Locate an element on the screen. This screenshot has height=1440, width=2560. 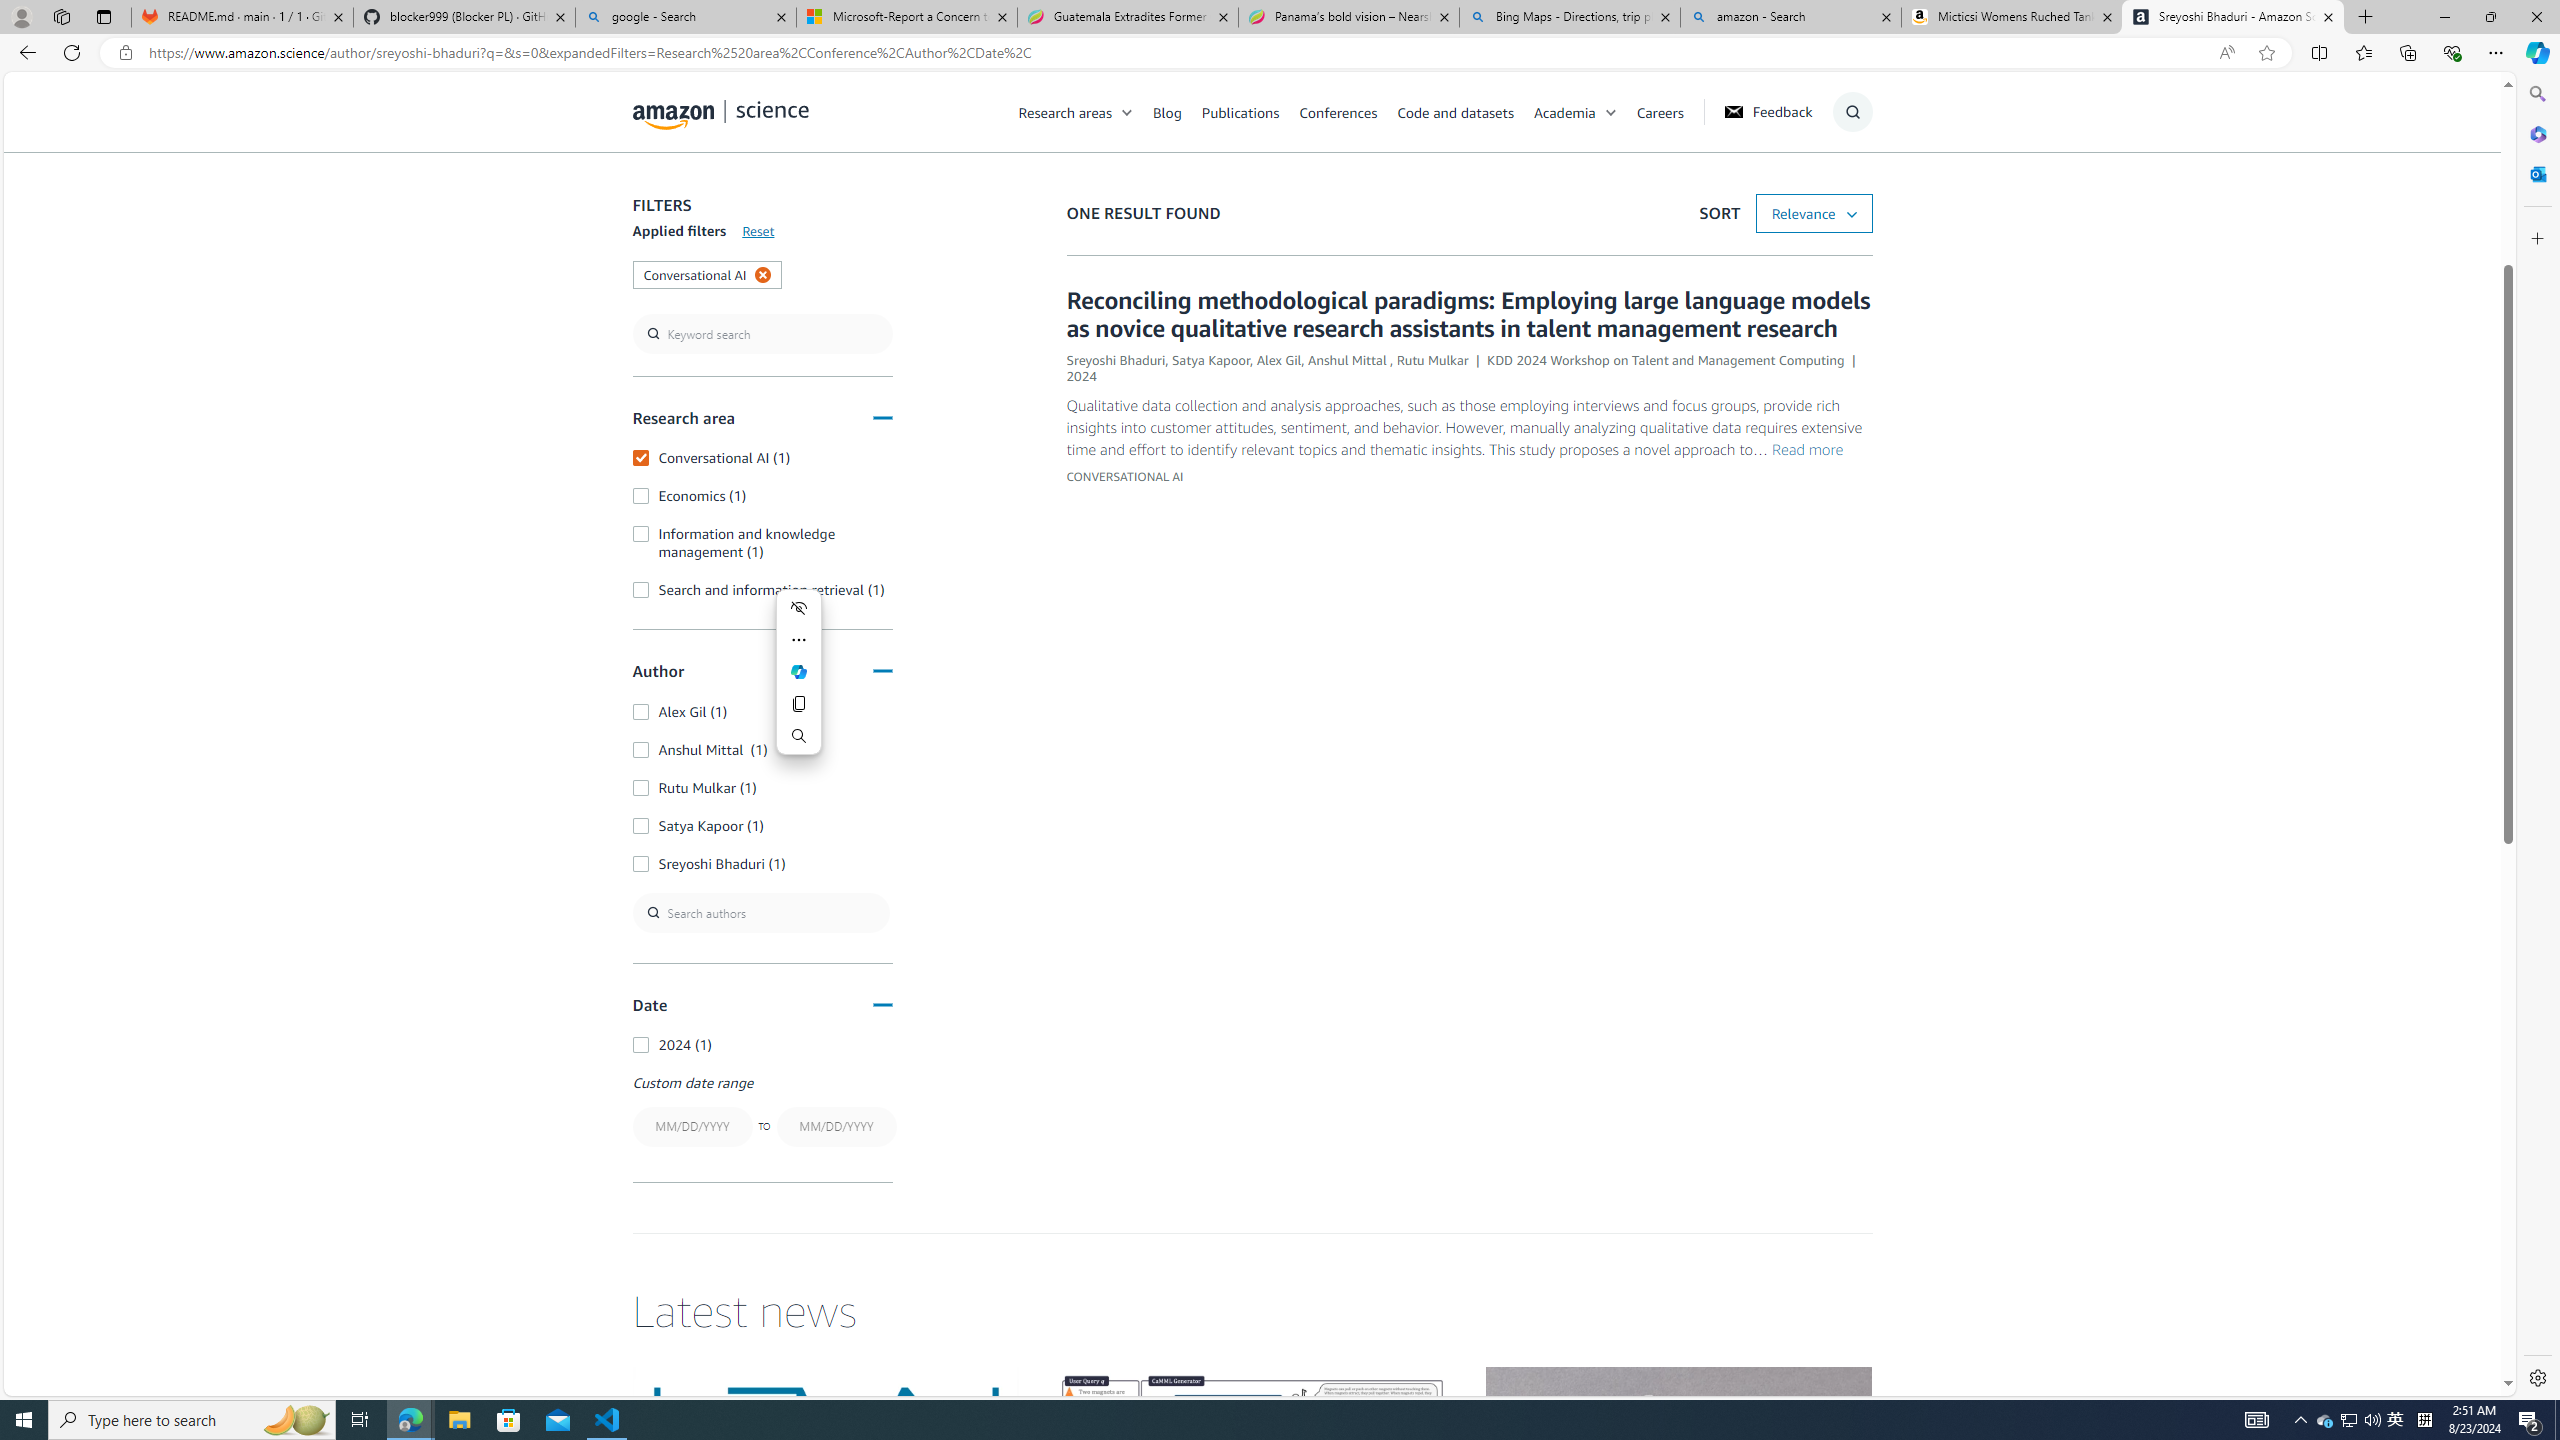
'New Tab' is located at coordinates (2365, 16).